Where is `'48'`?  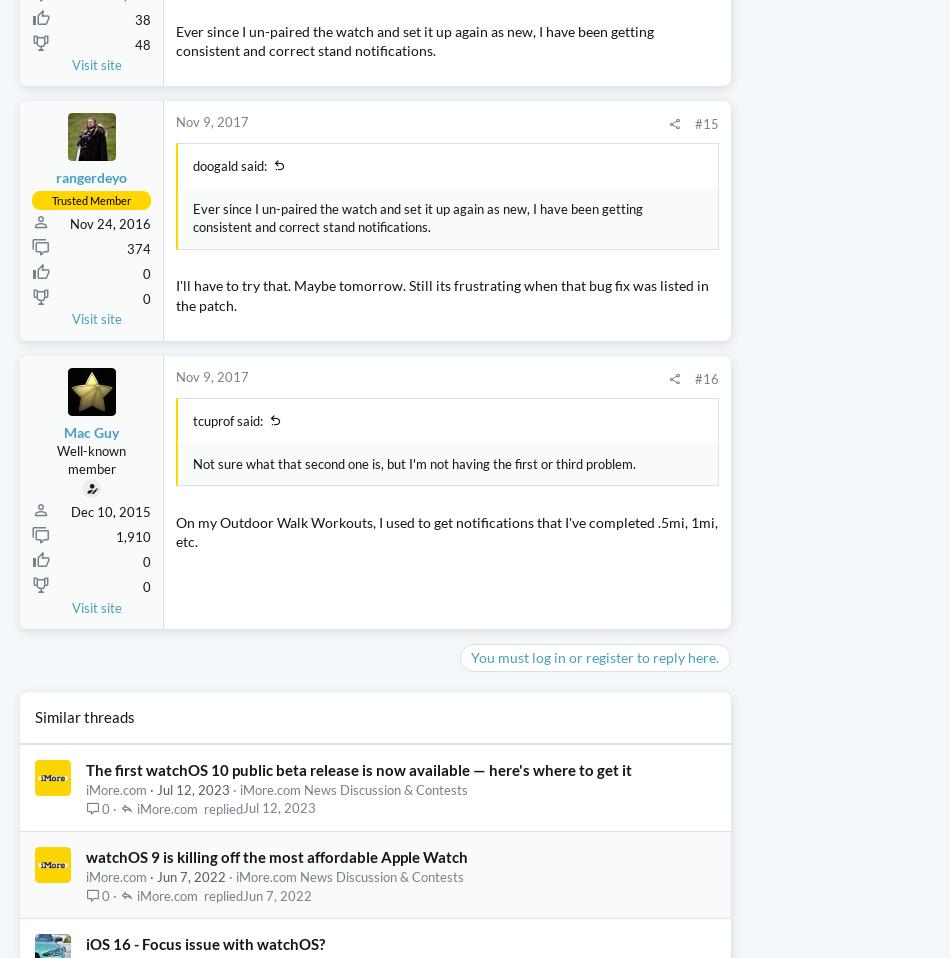
'48' is located at coordinates (142, 159).